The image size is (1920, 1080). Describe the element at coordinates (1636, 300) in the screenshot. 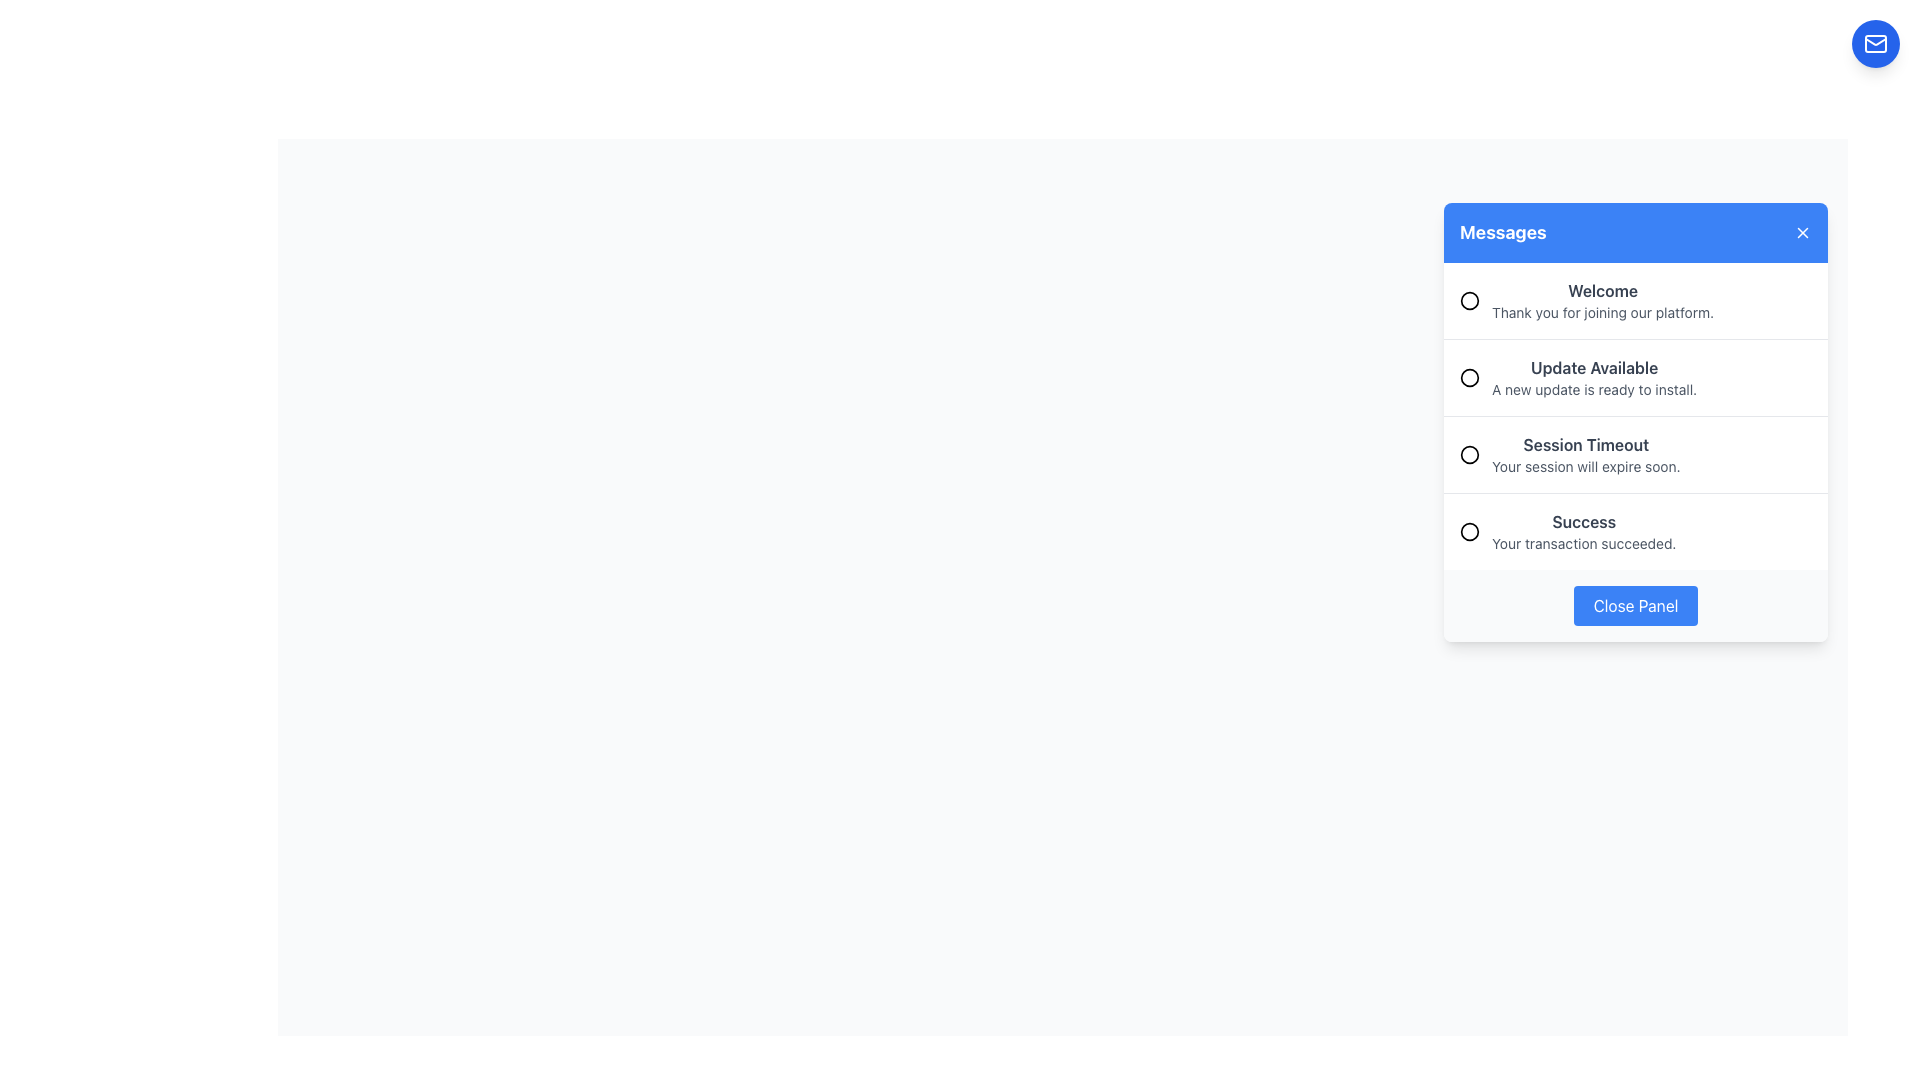

I see `the Notification item titled 'Welcome' which is the first item in the 'Messages' panel` at that location.